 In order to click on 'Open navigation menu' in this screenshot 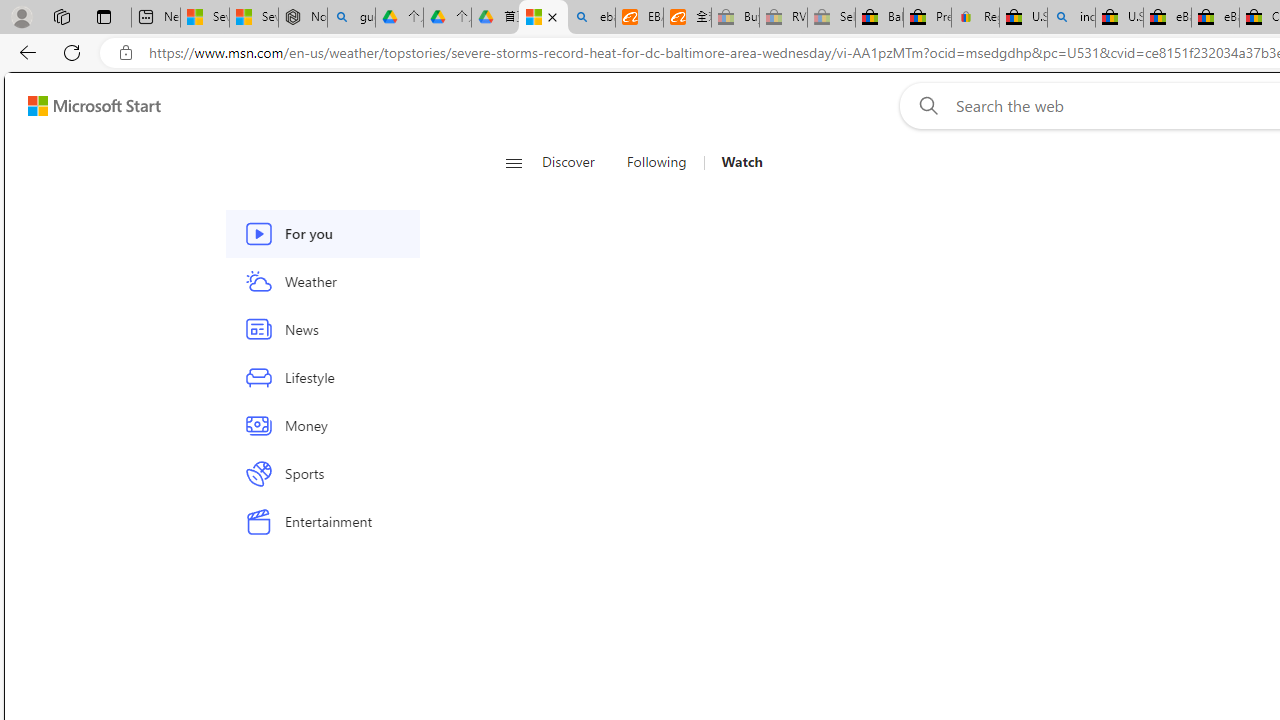, I will do `click(513, 162)`.